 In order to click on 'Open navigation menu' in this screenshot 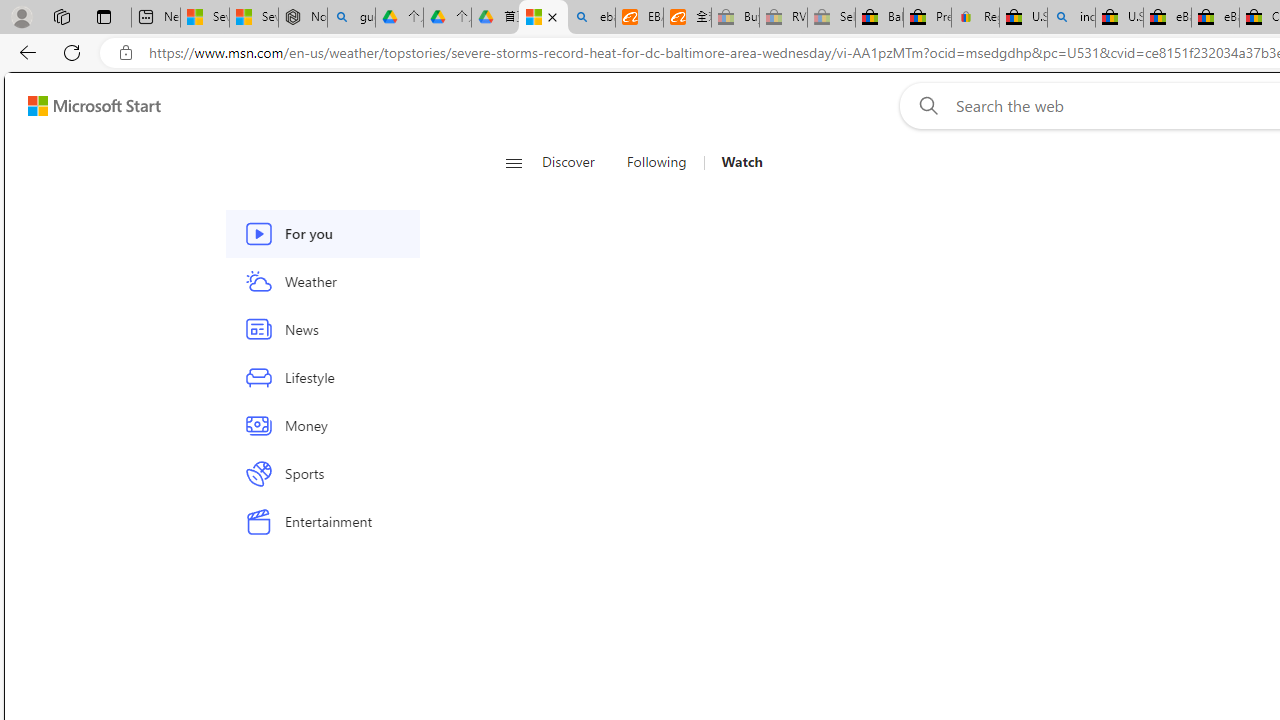, I will do `click(513, 162)`.